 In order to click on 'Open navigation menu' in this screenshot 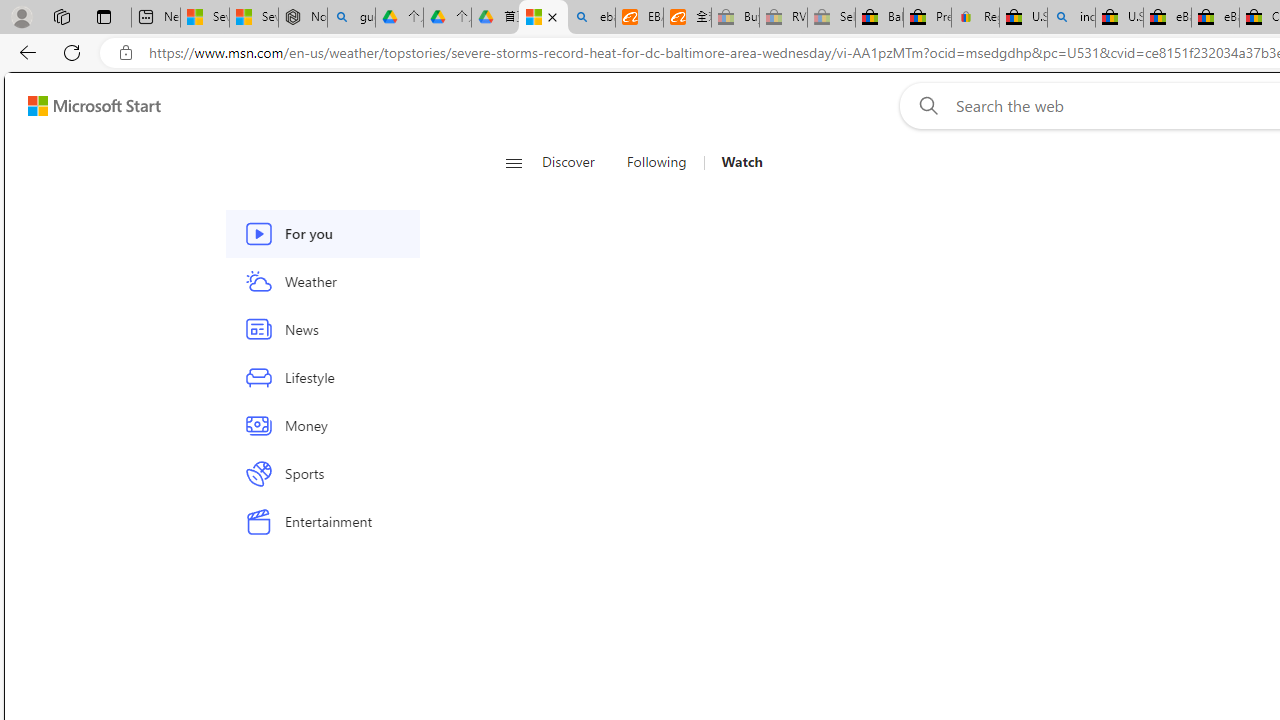, I will do `click(513, 162)`.